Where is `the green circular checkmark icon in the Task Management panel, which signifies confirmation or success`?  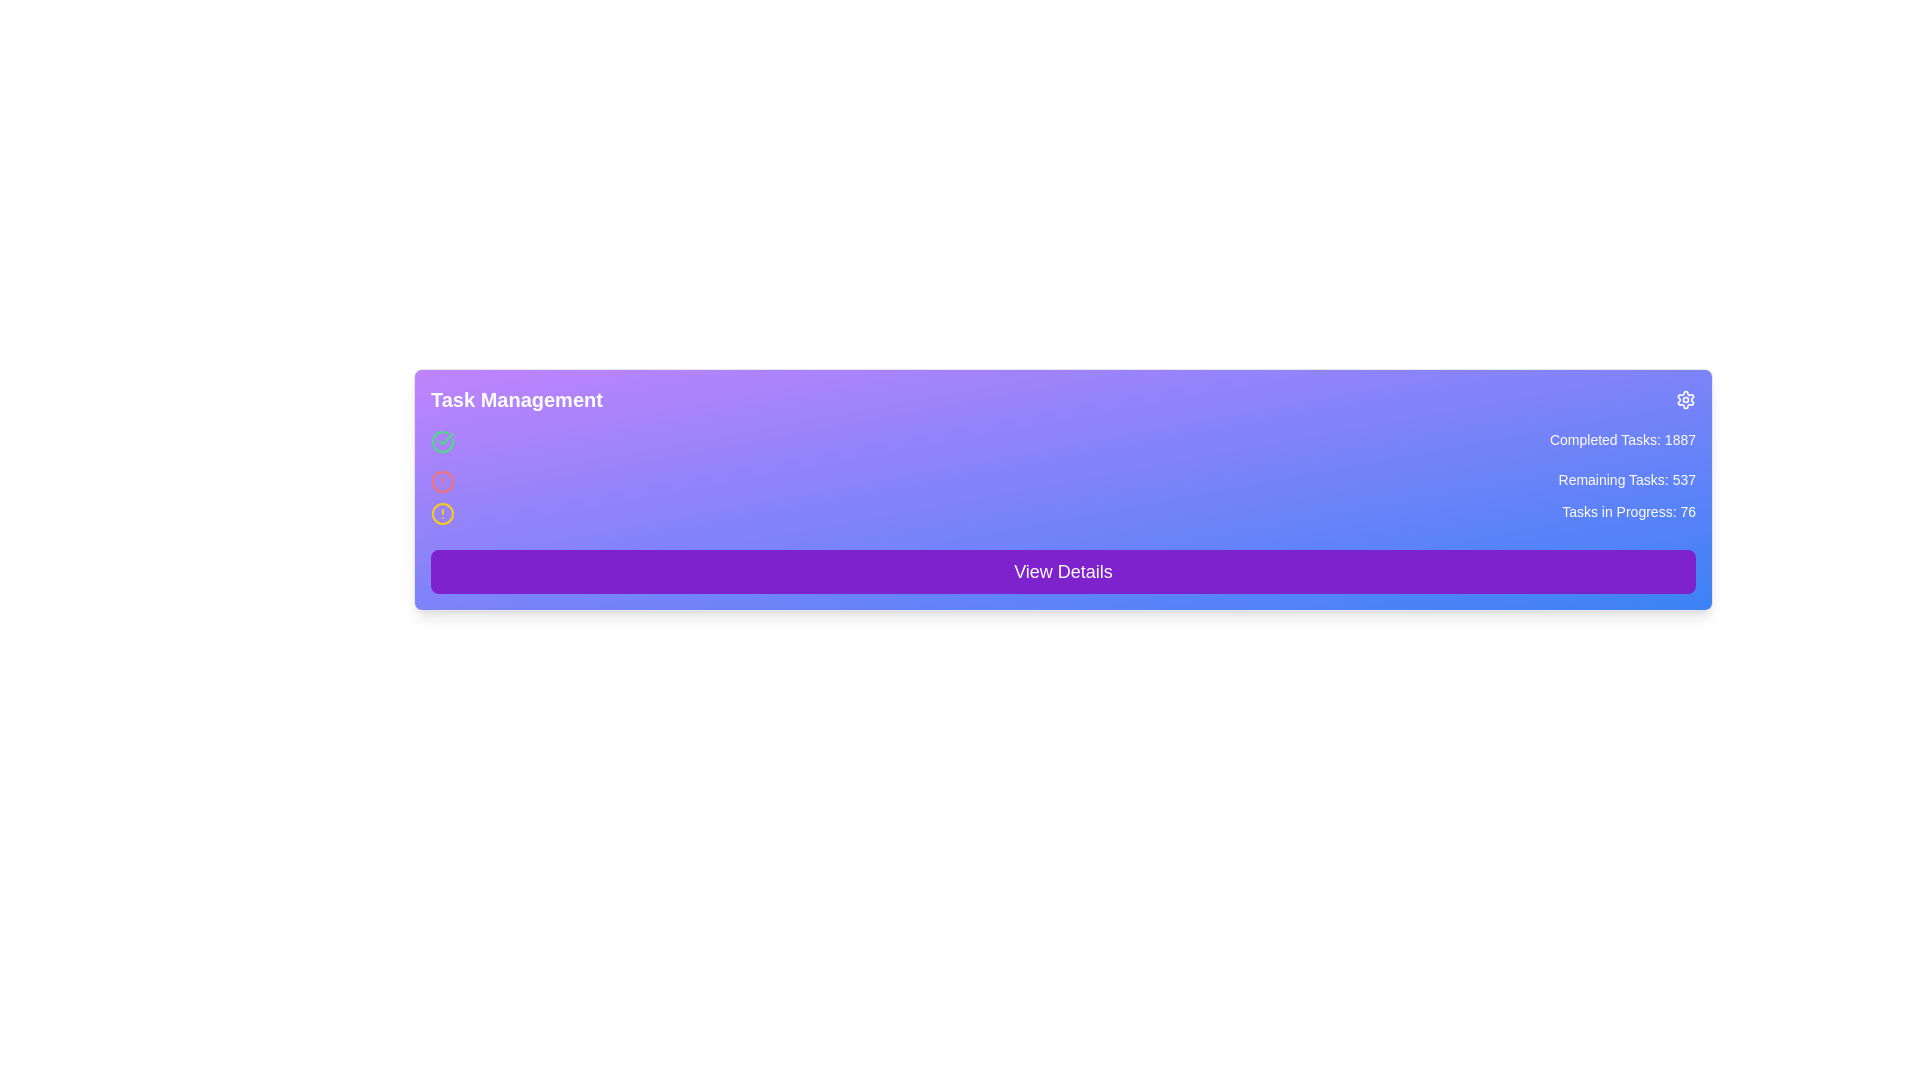 the green circular checkmark icon in the Task Management panel, which signifies confirmation or success is located at coordinates (445, 438).